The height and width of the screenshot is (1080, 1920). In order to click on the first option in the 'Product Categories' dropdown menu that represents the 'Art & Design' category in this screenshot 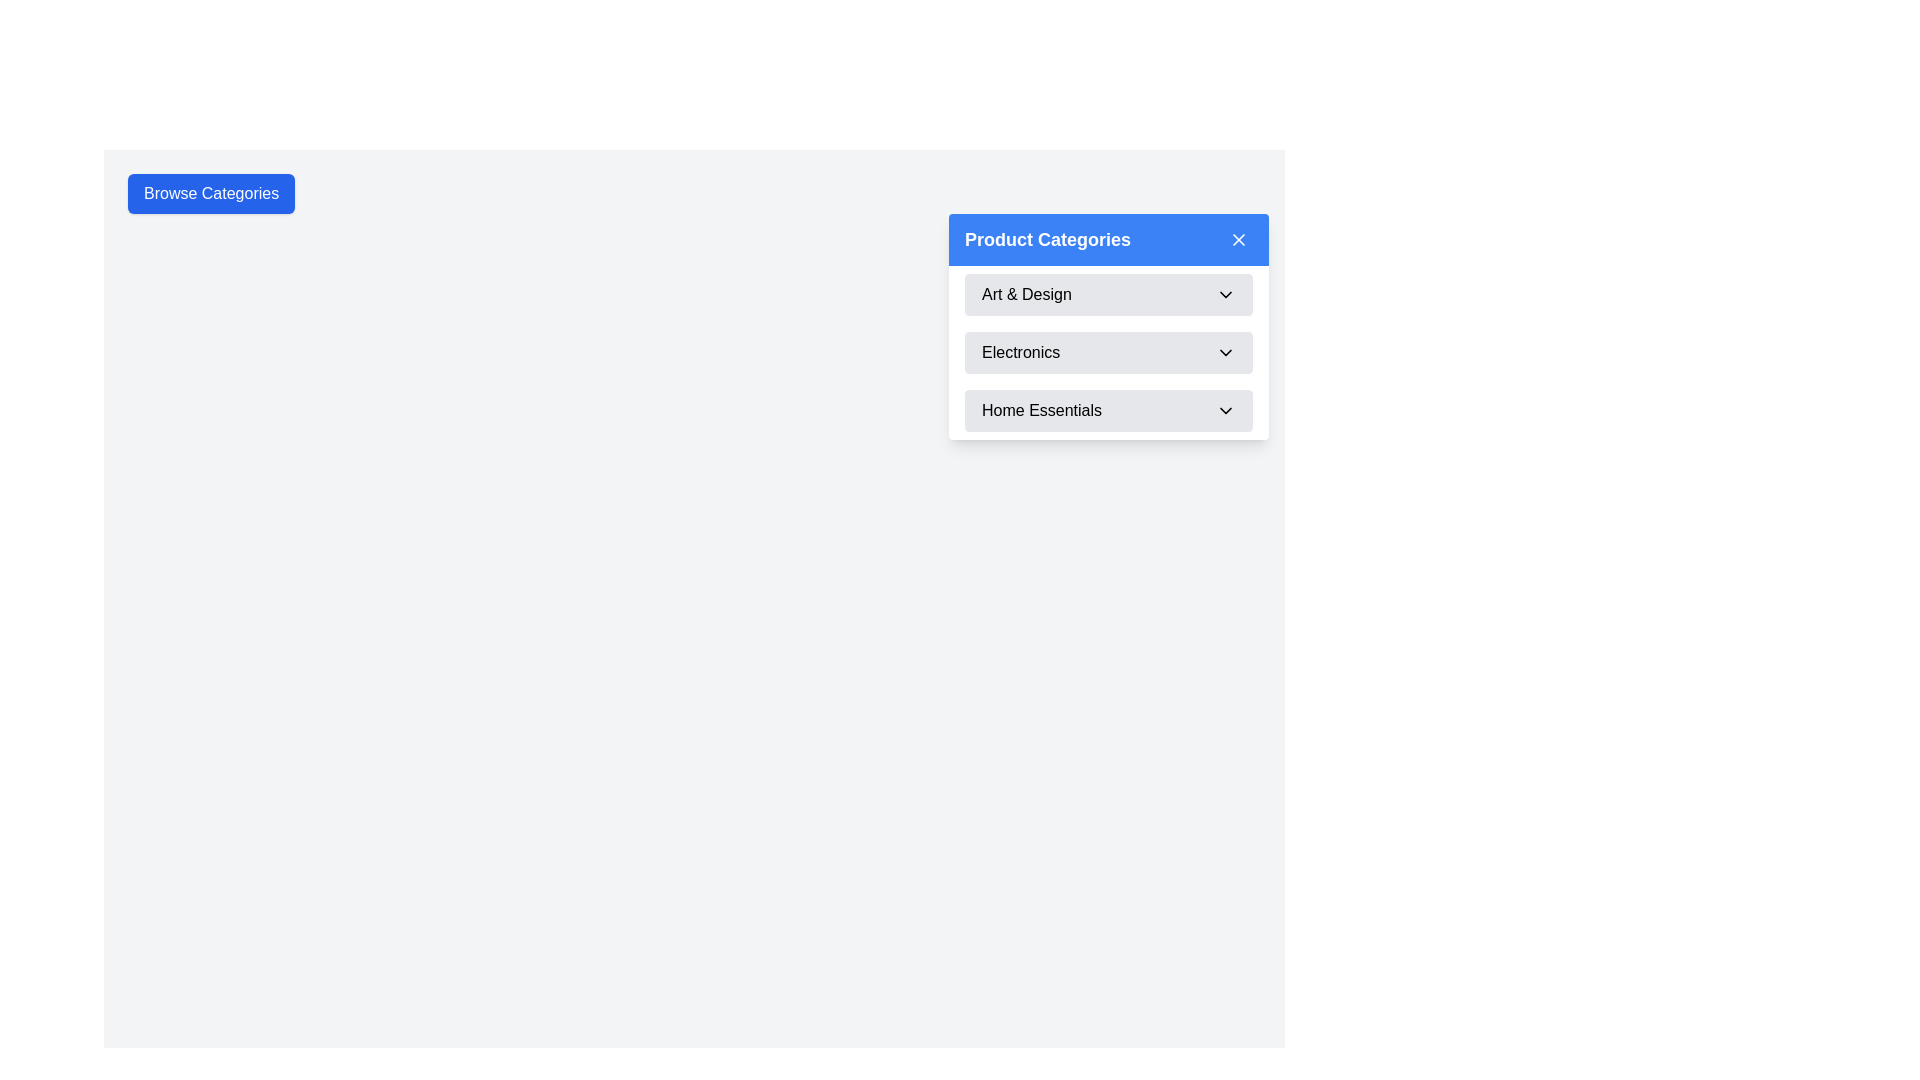, I will do `click(1107, 294)`.